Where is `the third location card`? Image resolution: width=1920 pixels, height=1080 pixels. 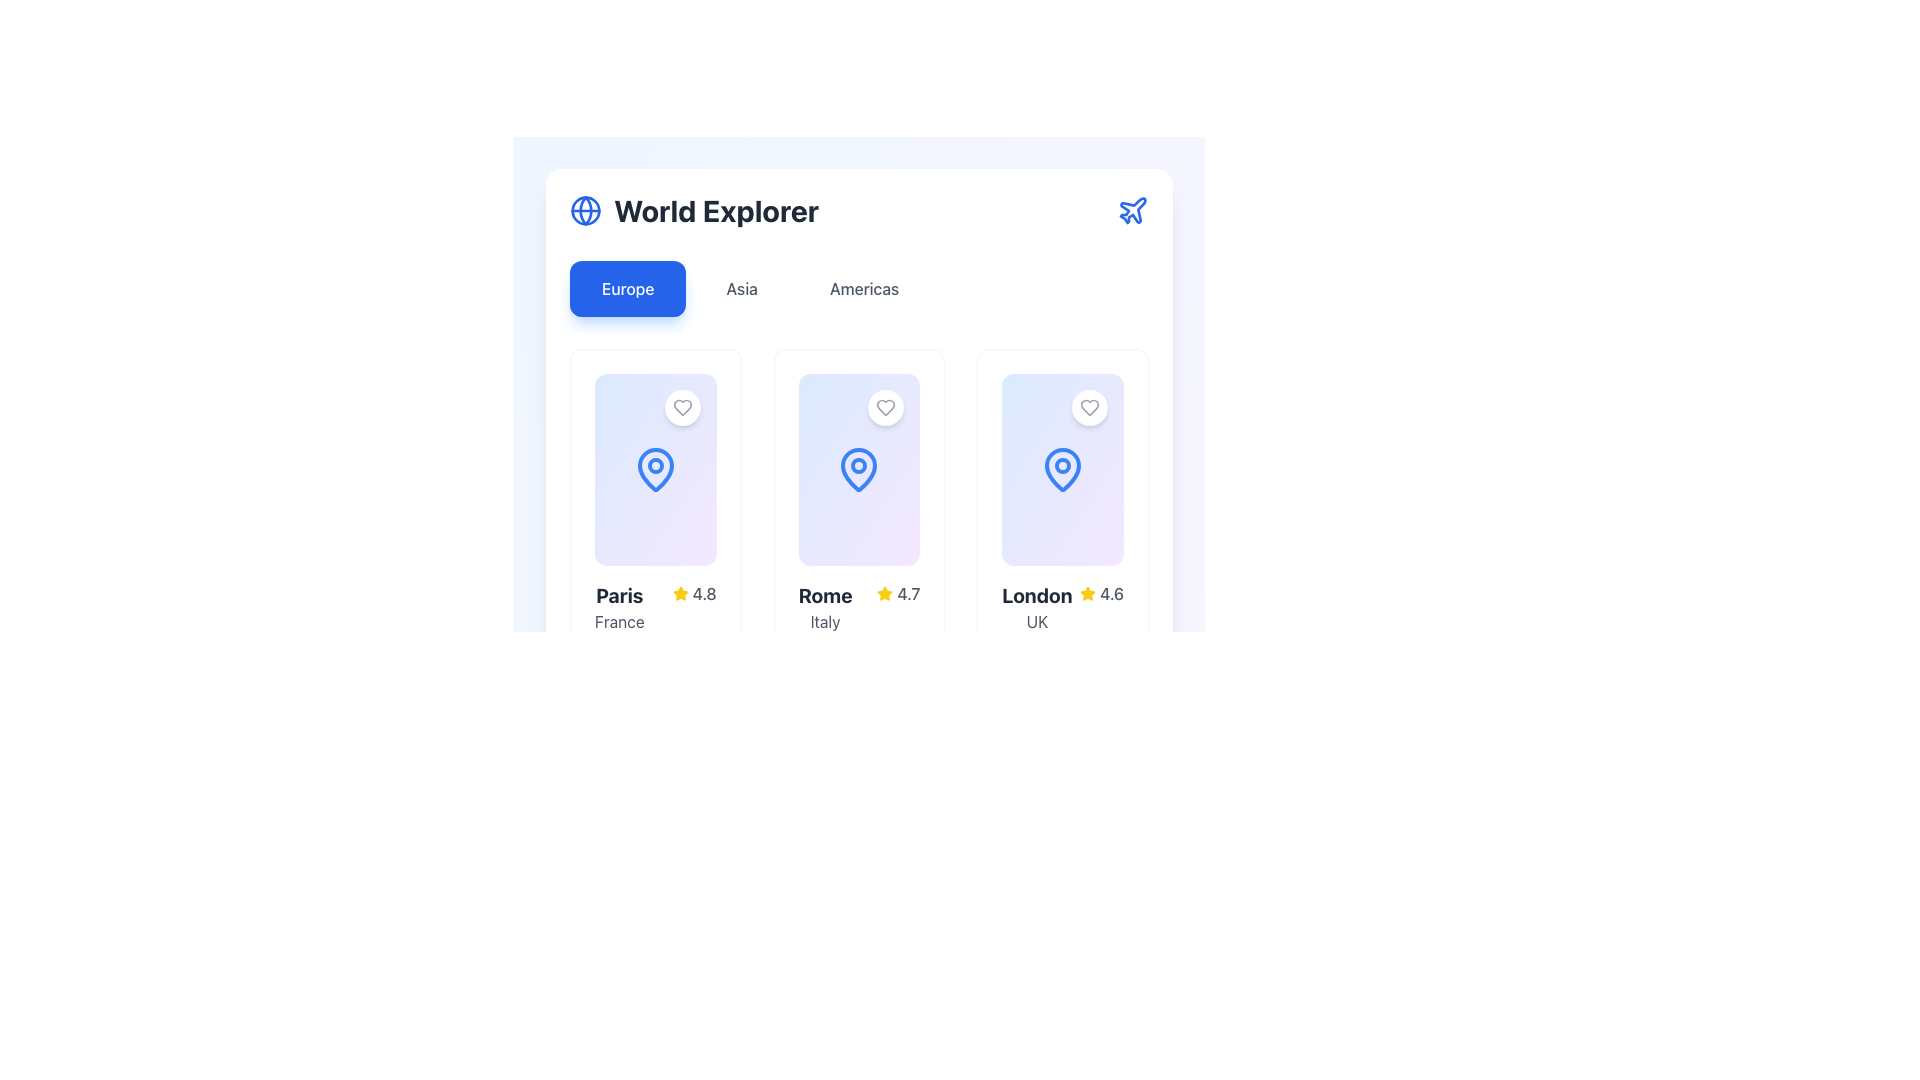
the third location card is located at coordinates (1061, 470).